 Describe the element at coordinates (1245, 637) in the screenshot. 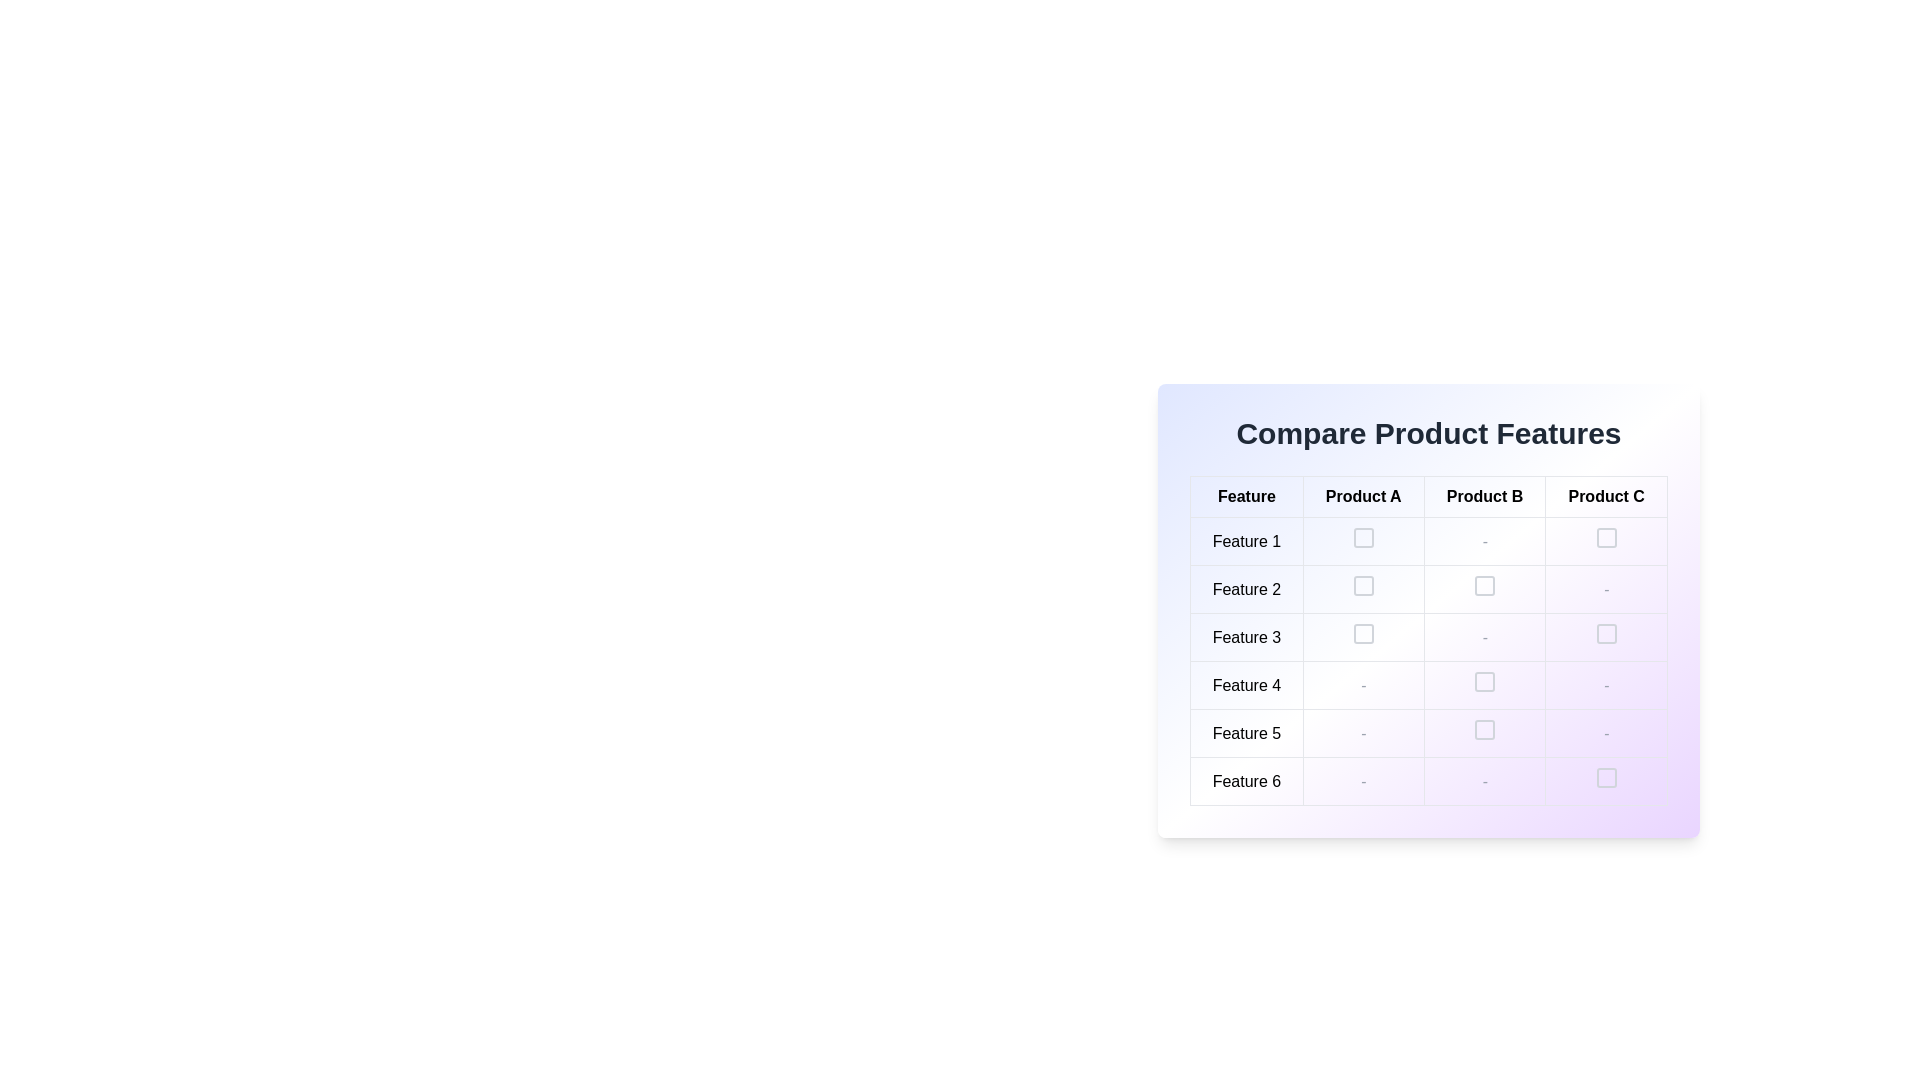

I see `text content of the text label displaying 'Feature 3', which is centrally aligned in the third row of the 'Feature' column in the table` at that location.